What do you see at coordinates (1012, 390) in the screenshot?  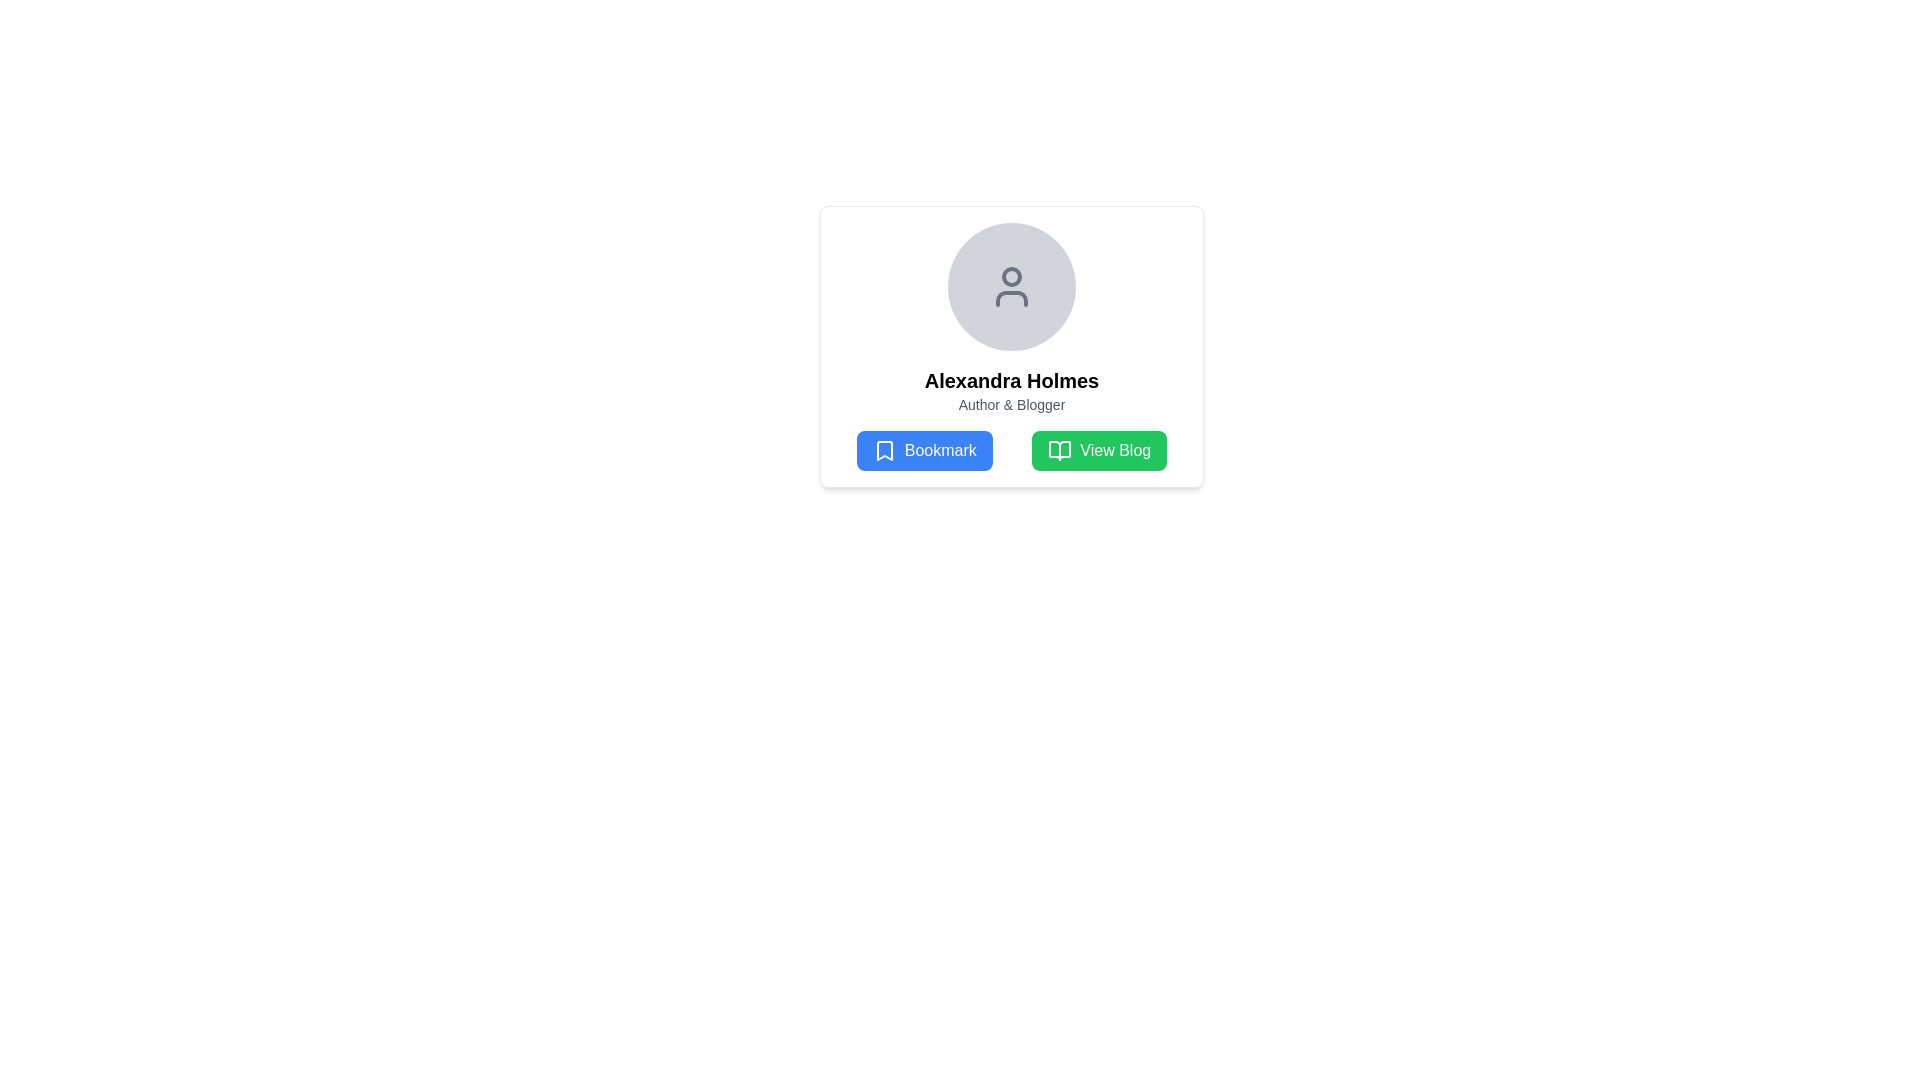 I see `the text label displaying 'Alexandra Holmes' and 'Author & Blogger', which is centered beneath the profile picture and above the action buttons` at bounding box center [1012, 390].